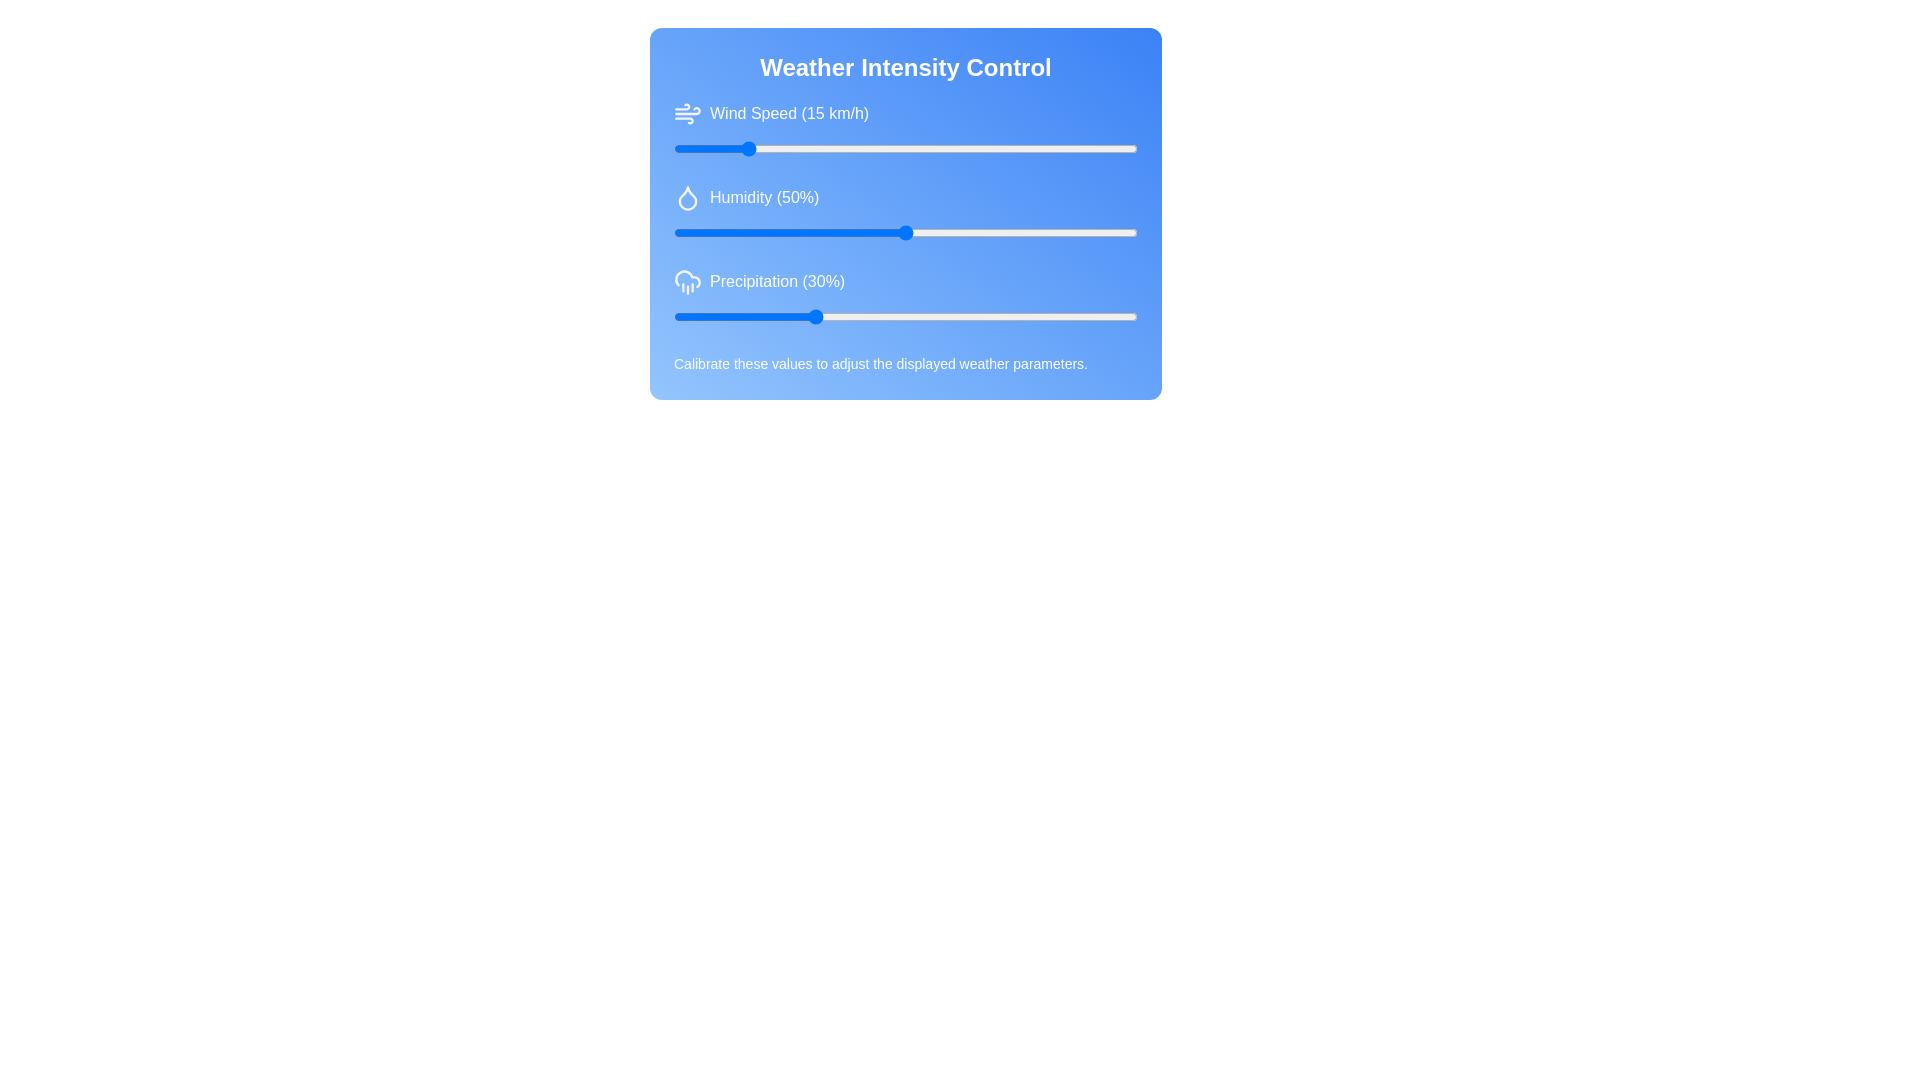  What do you see at coordinates (687, 197) in the screenshot?
I see `the water droplet icon located inside the 'Weather Intensity Control' panel, which is styled with a clean, minimalist outline design and positioned to the left of the 'Humidity (50%)' label` at bounding box center [687, 197].